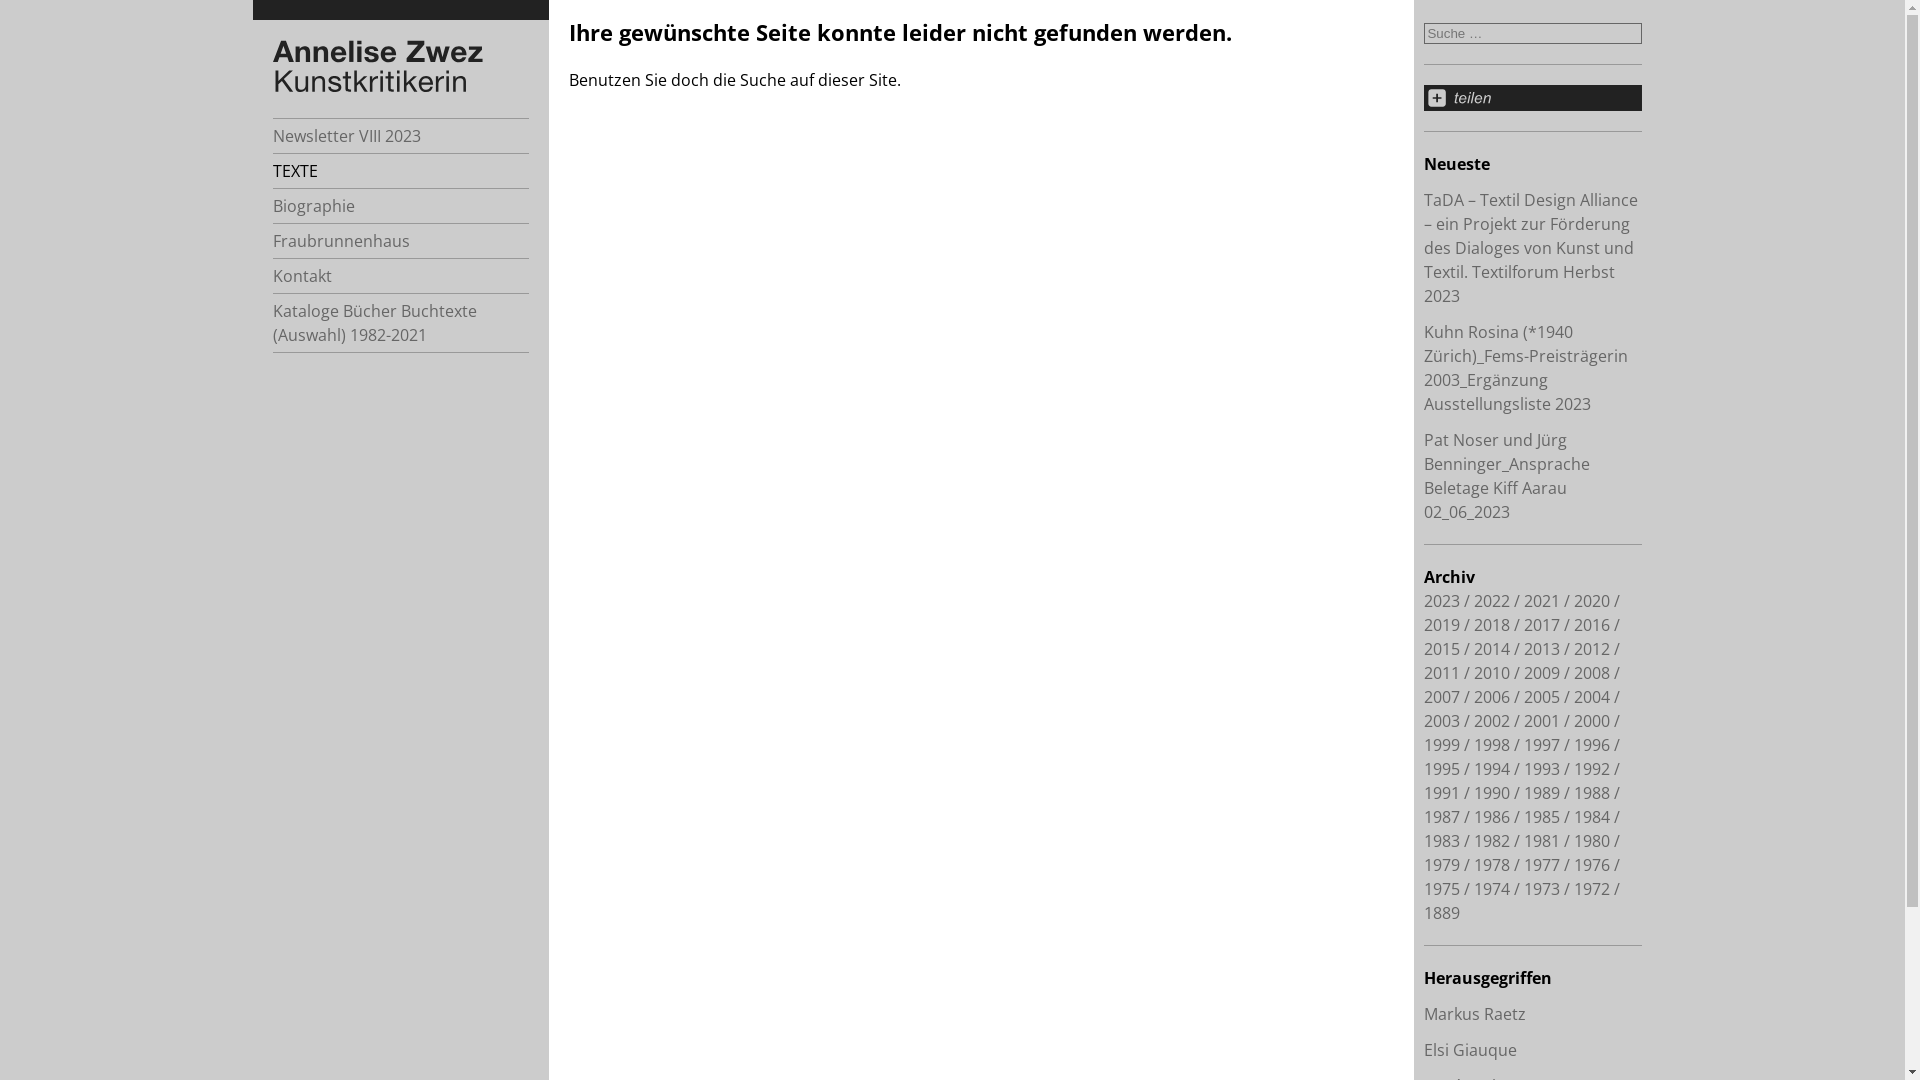 Image resolution: width=1920 pixels, height=1080 pixels. I want to click on '1997', so click(1540, 744).